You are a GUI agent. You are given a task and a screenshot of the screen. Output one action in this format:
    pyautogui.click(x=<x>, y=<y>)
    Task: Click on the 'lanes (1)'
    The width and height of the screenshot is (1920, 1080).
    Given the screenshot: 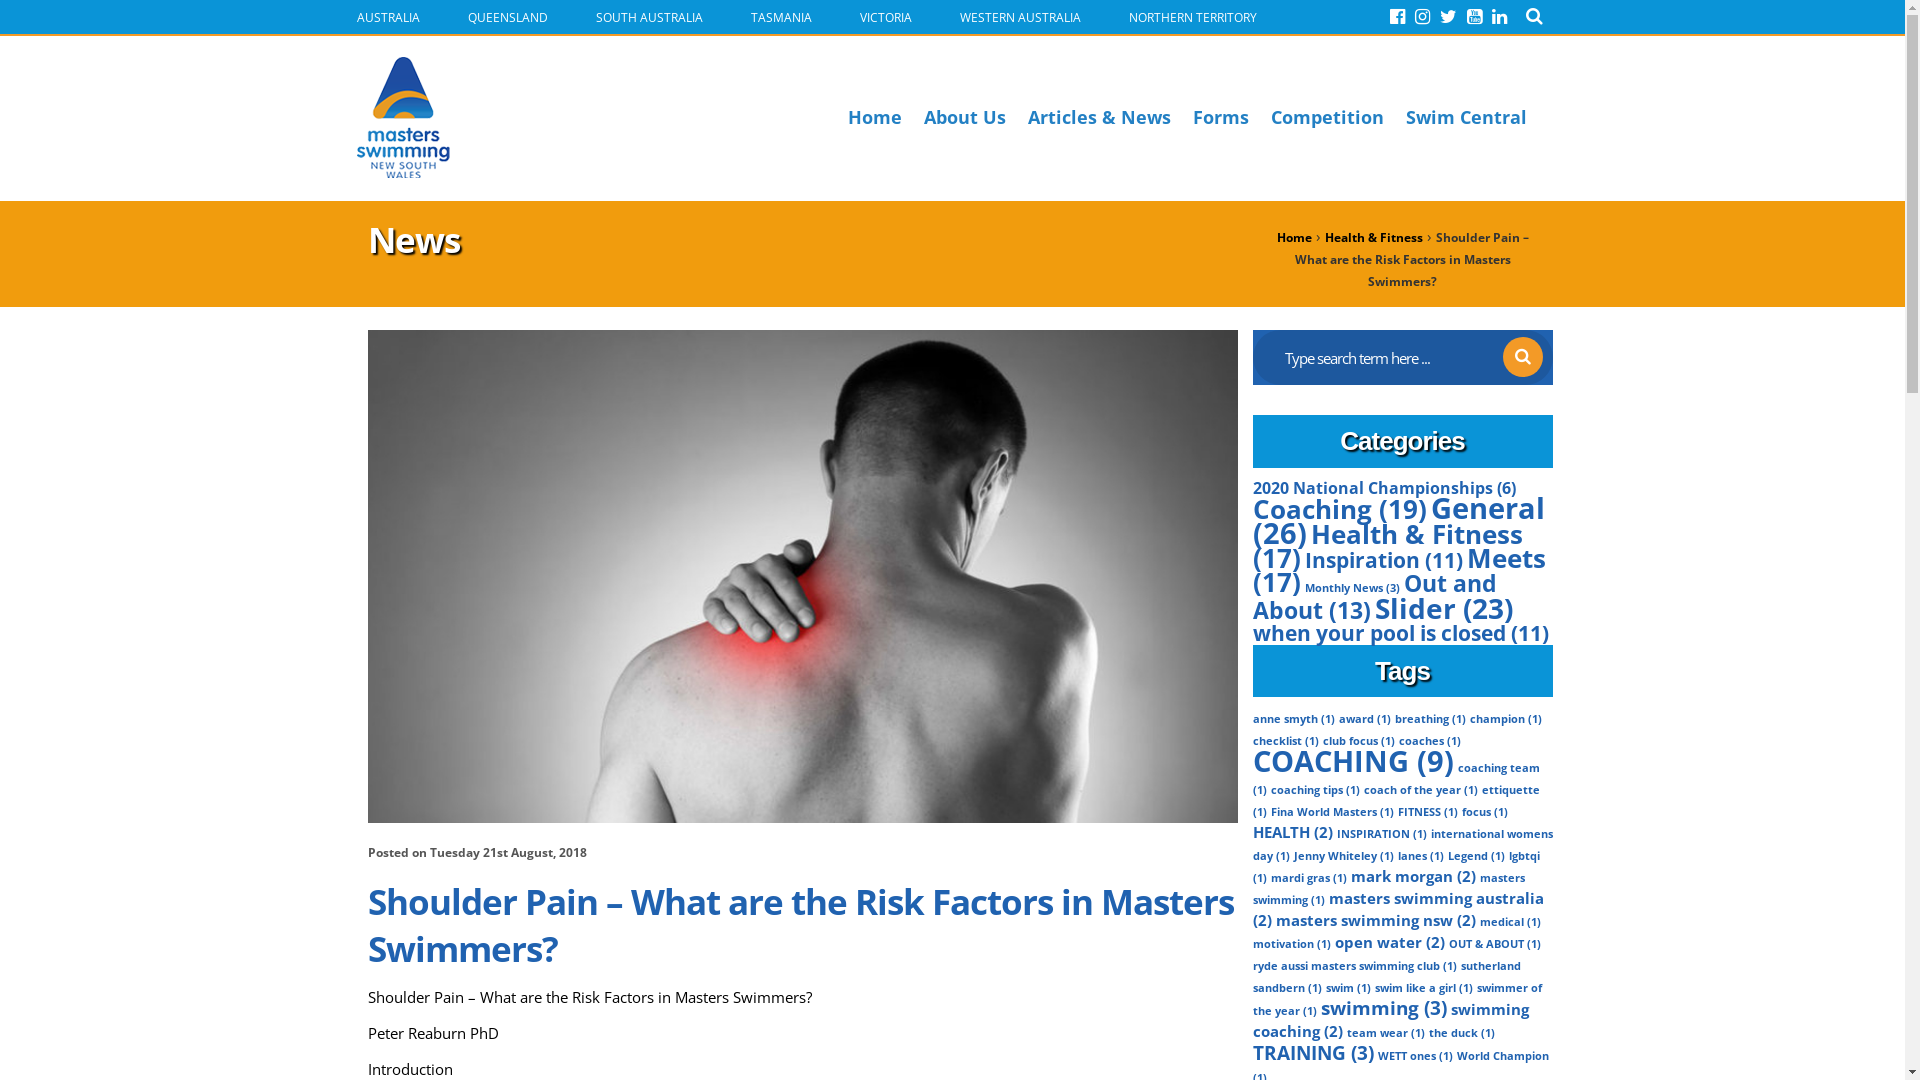 What is the action you would take?
    pyautogui.click(x=1396, y=855)
    